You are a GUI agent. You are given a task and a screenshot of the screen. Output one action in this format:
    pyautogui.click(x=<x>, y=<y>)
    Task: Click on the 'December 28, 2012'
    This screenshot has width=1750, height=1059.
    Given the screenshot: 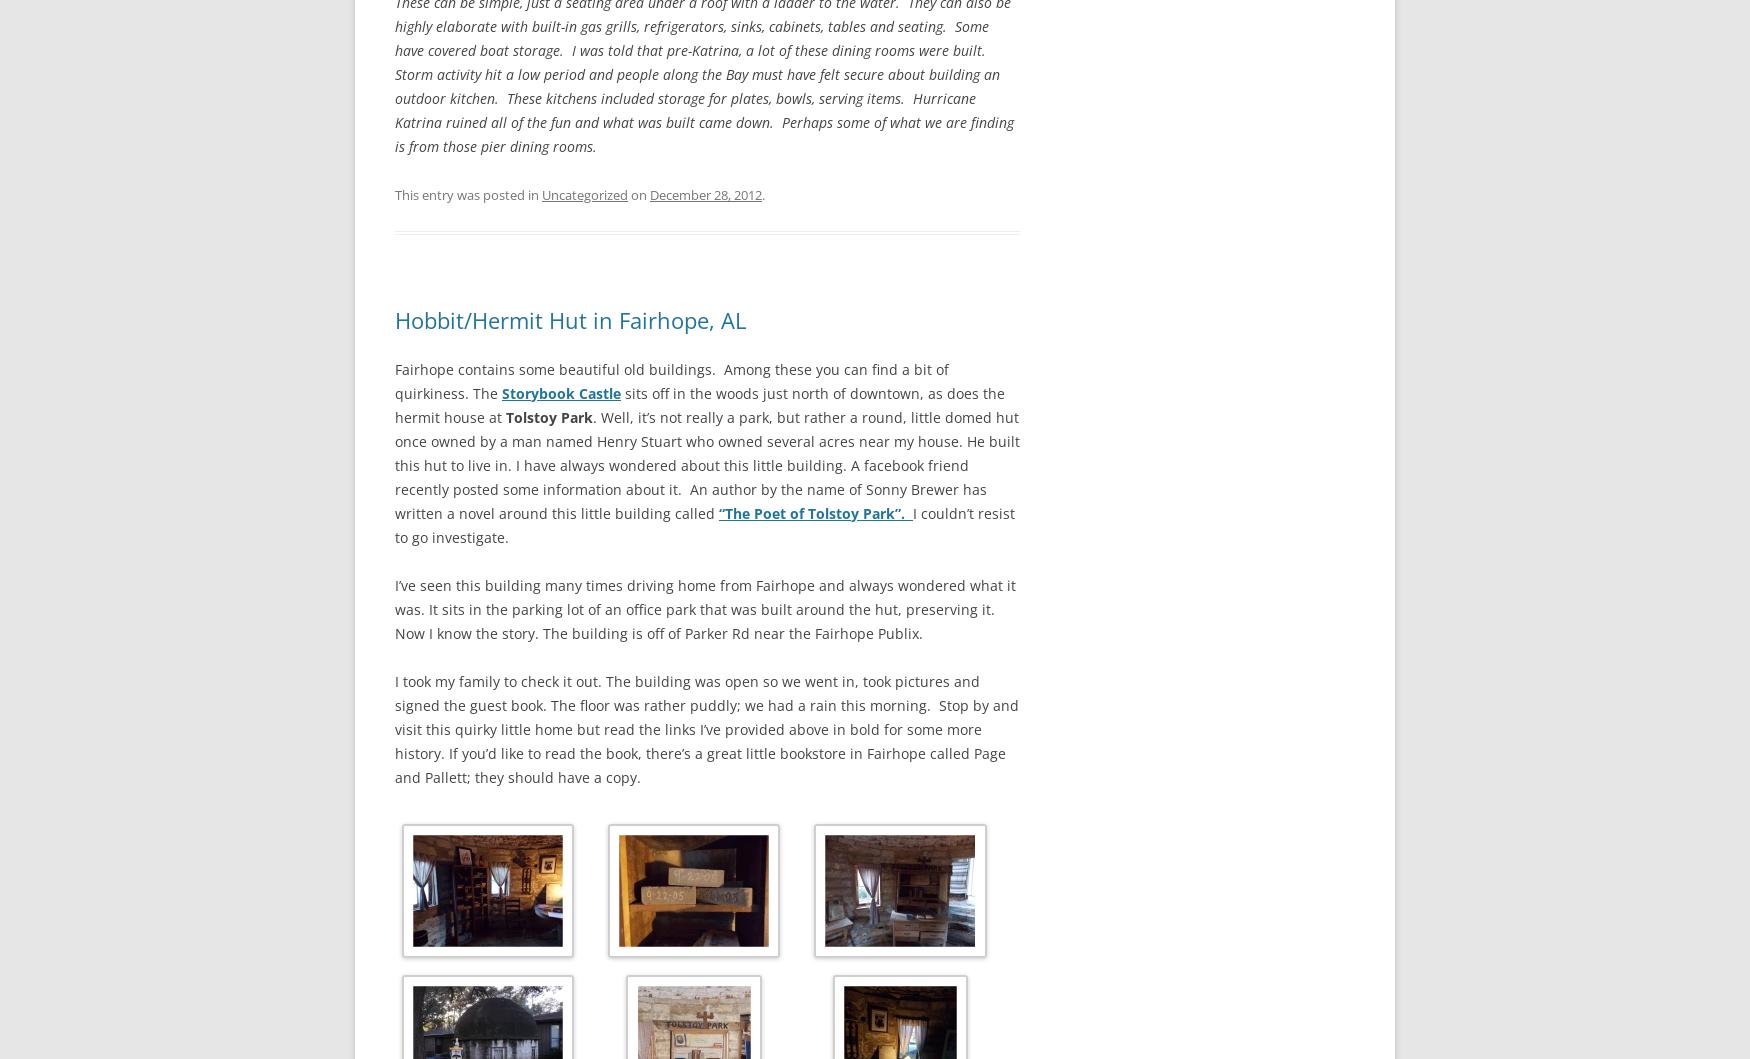 What is the action you would take?
    pyautogui.click(x=705, y=193)
    